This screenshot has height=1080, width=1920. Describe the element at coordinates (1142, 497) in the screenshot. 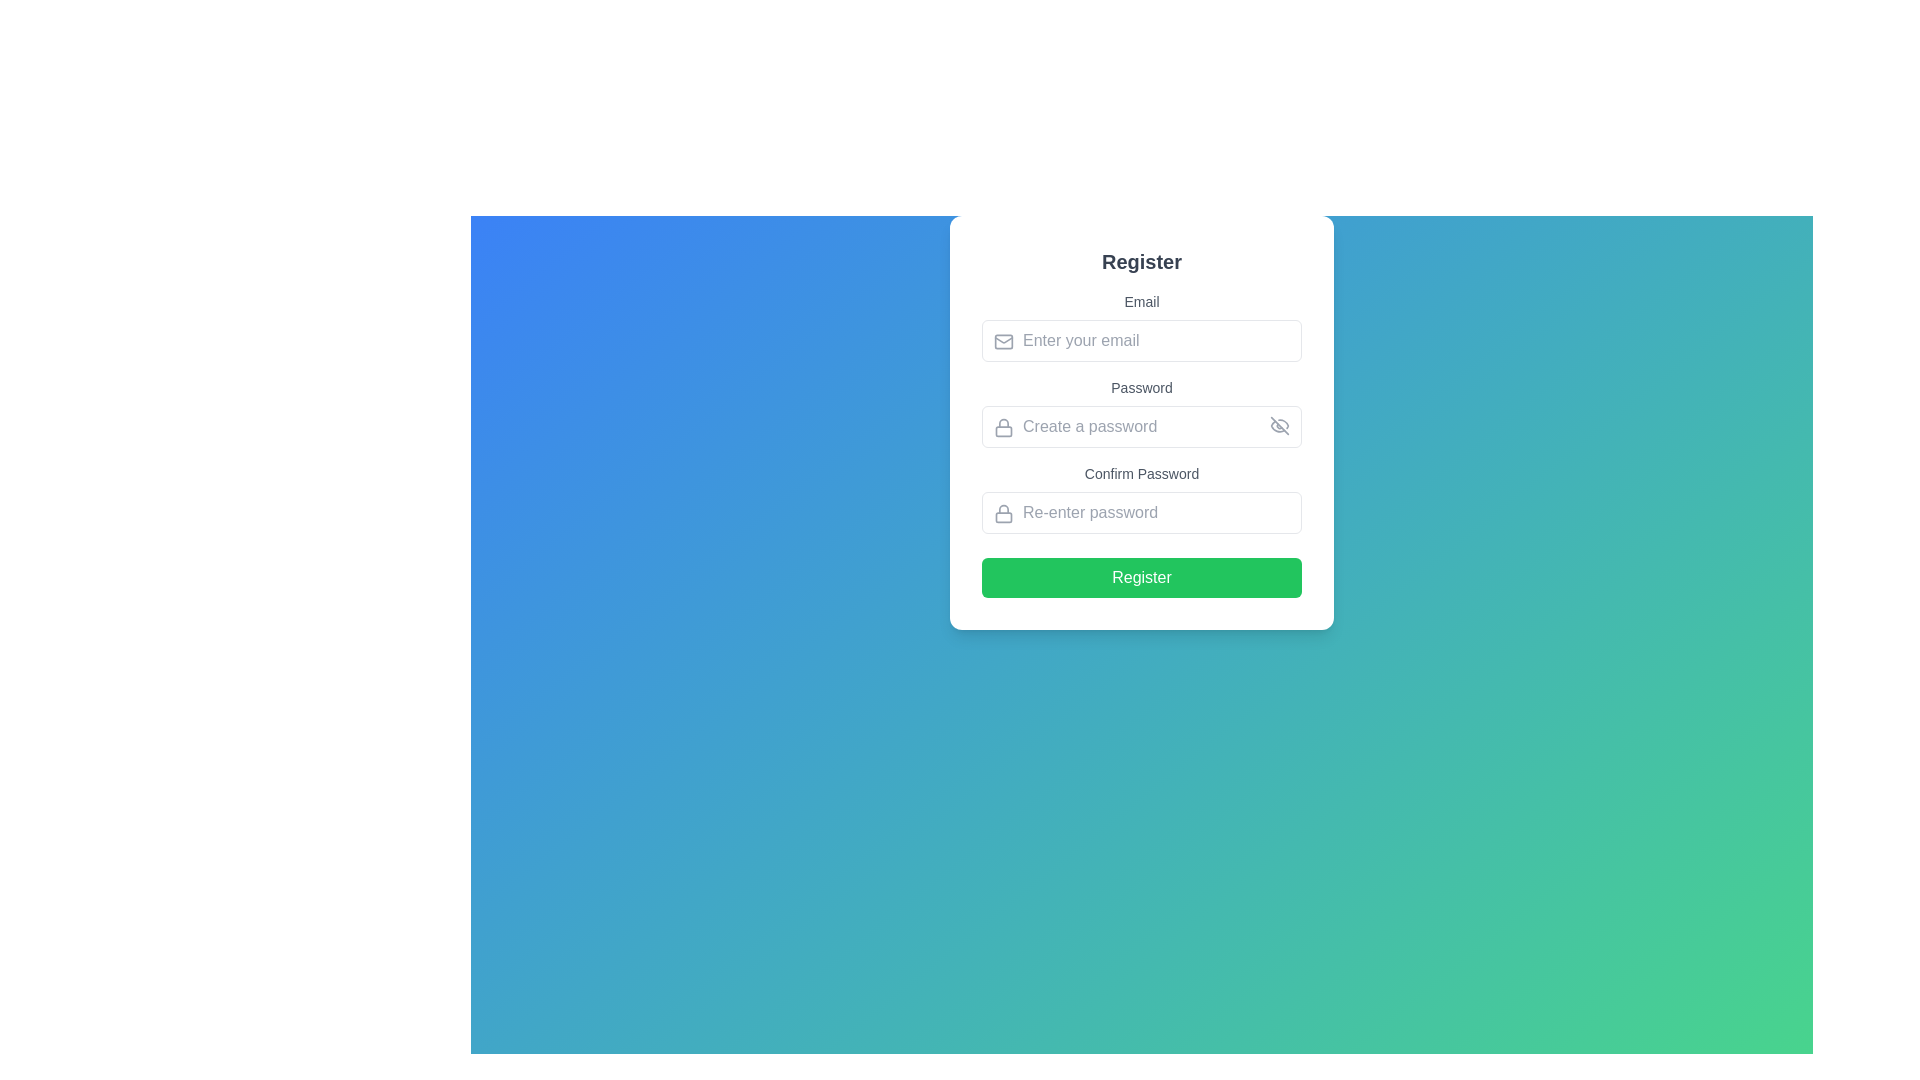

I see `the 'Confirm Password' form field with a gray lock icon` at that location.